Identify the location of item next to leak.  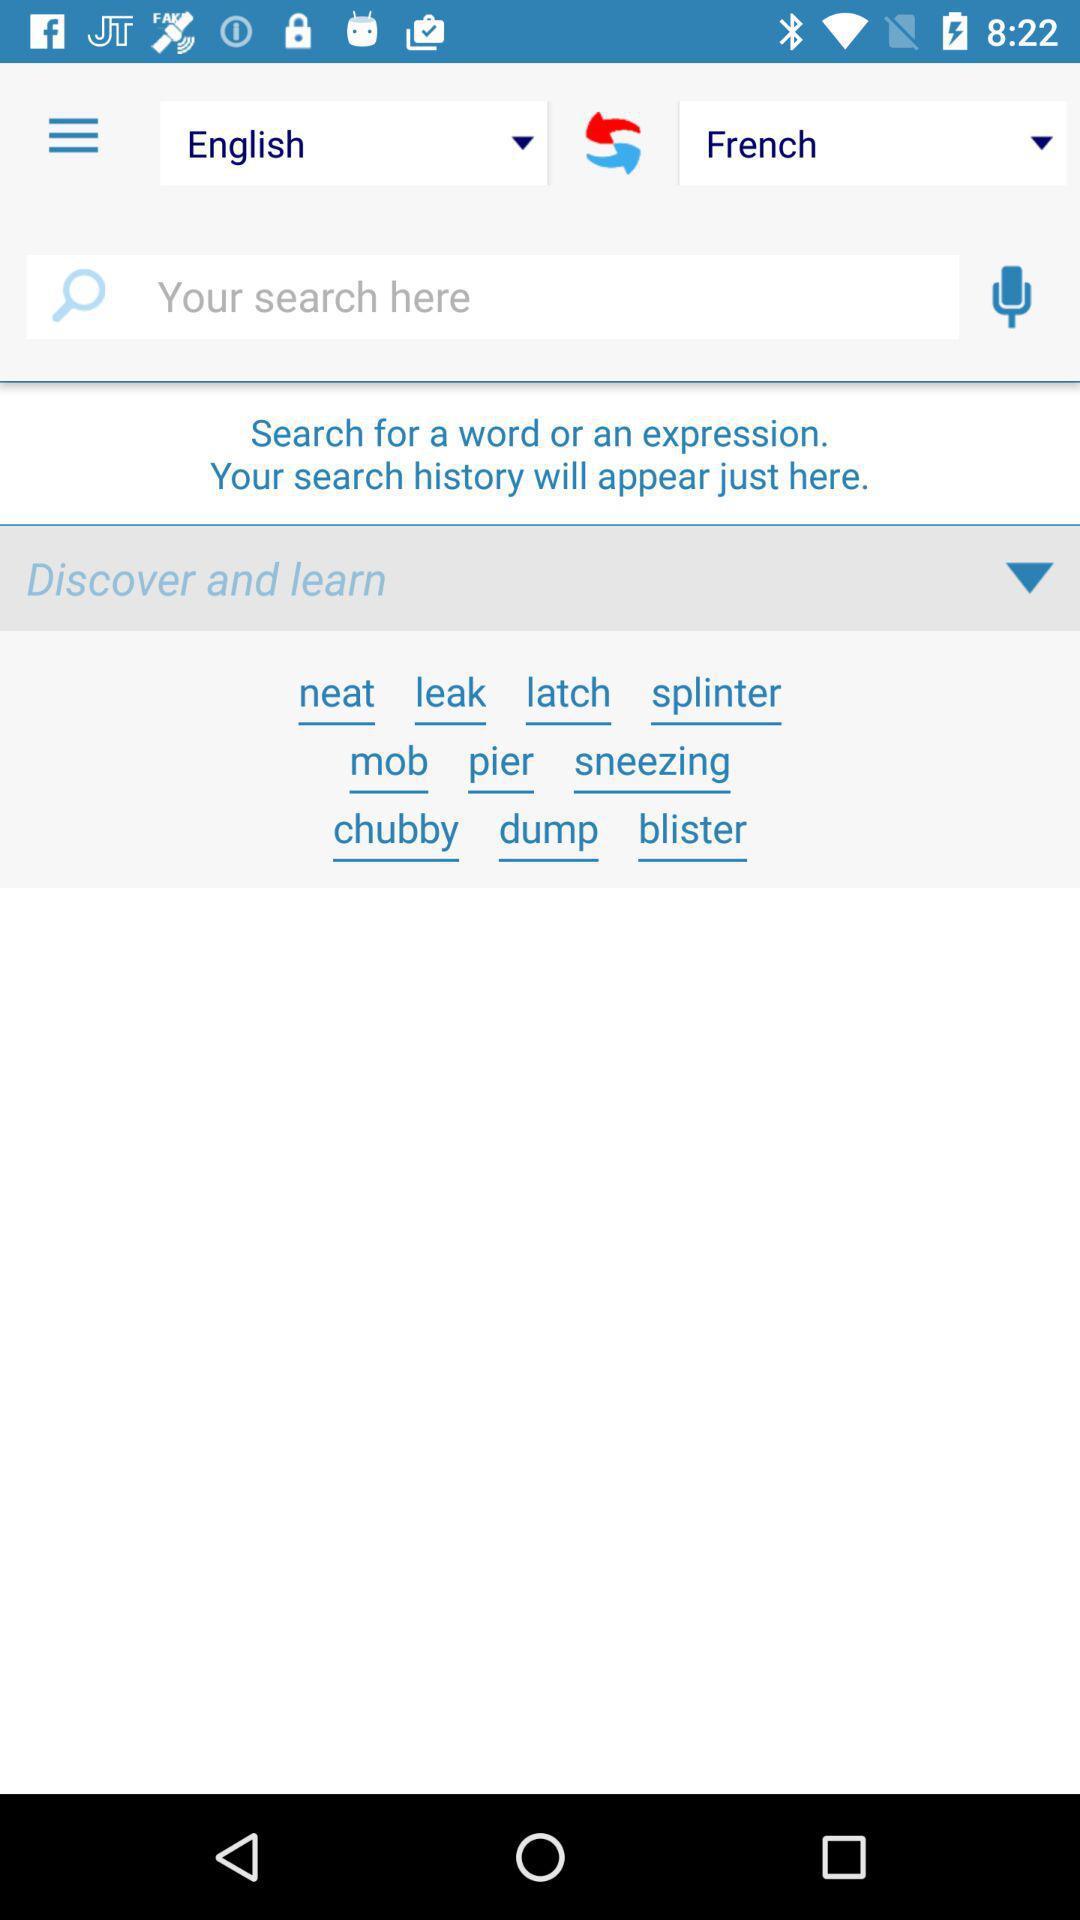
(568, 691).